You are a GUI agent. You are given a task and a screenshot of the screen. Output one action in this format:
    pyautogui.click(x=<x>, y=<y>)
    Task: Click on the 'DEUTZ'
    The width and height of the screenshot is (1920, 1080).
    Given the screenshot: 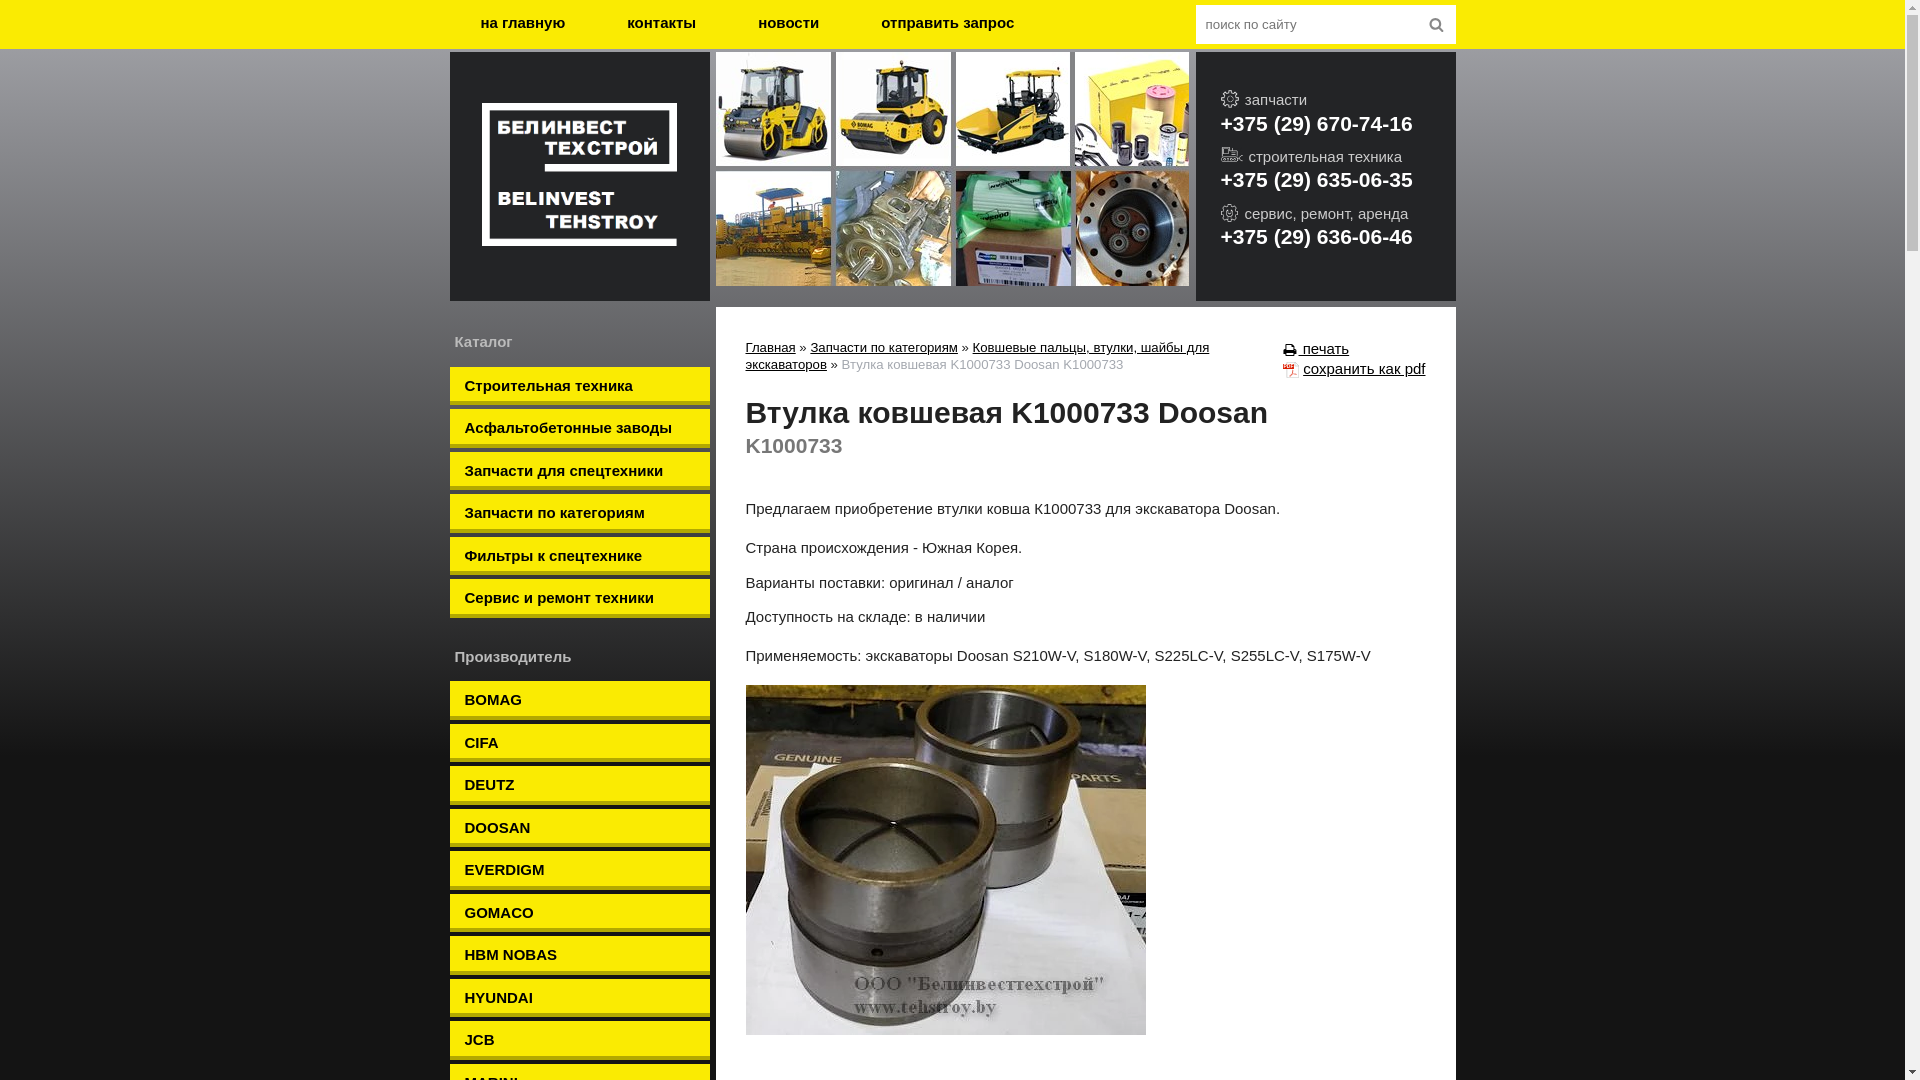 What is the action you would take?
    pyautogui.click(x=579, y=784)
    